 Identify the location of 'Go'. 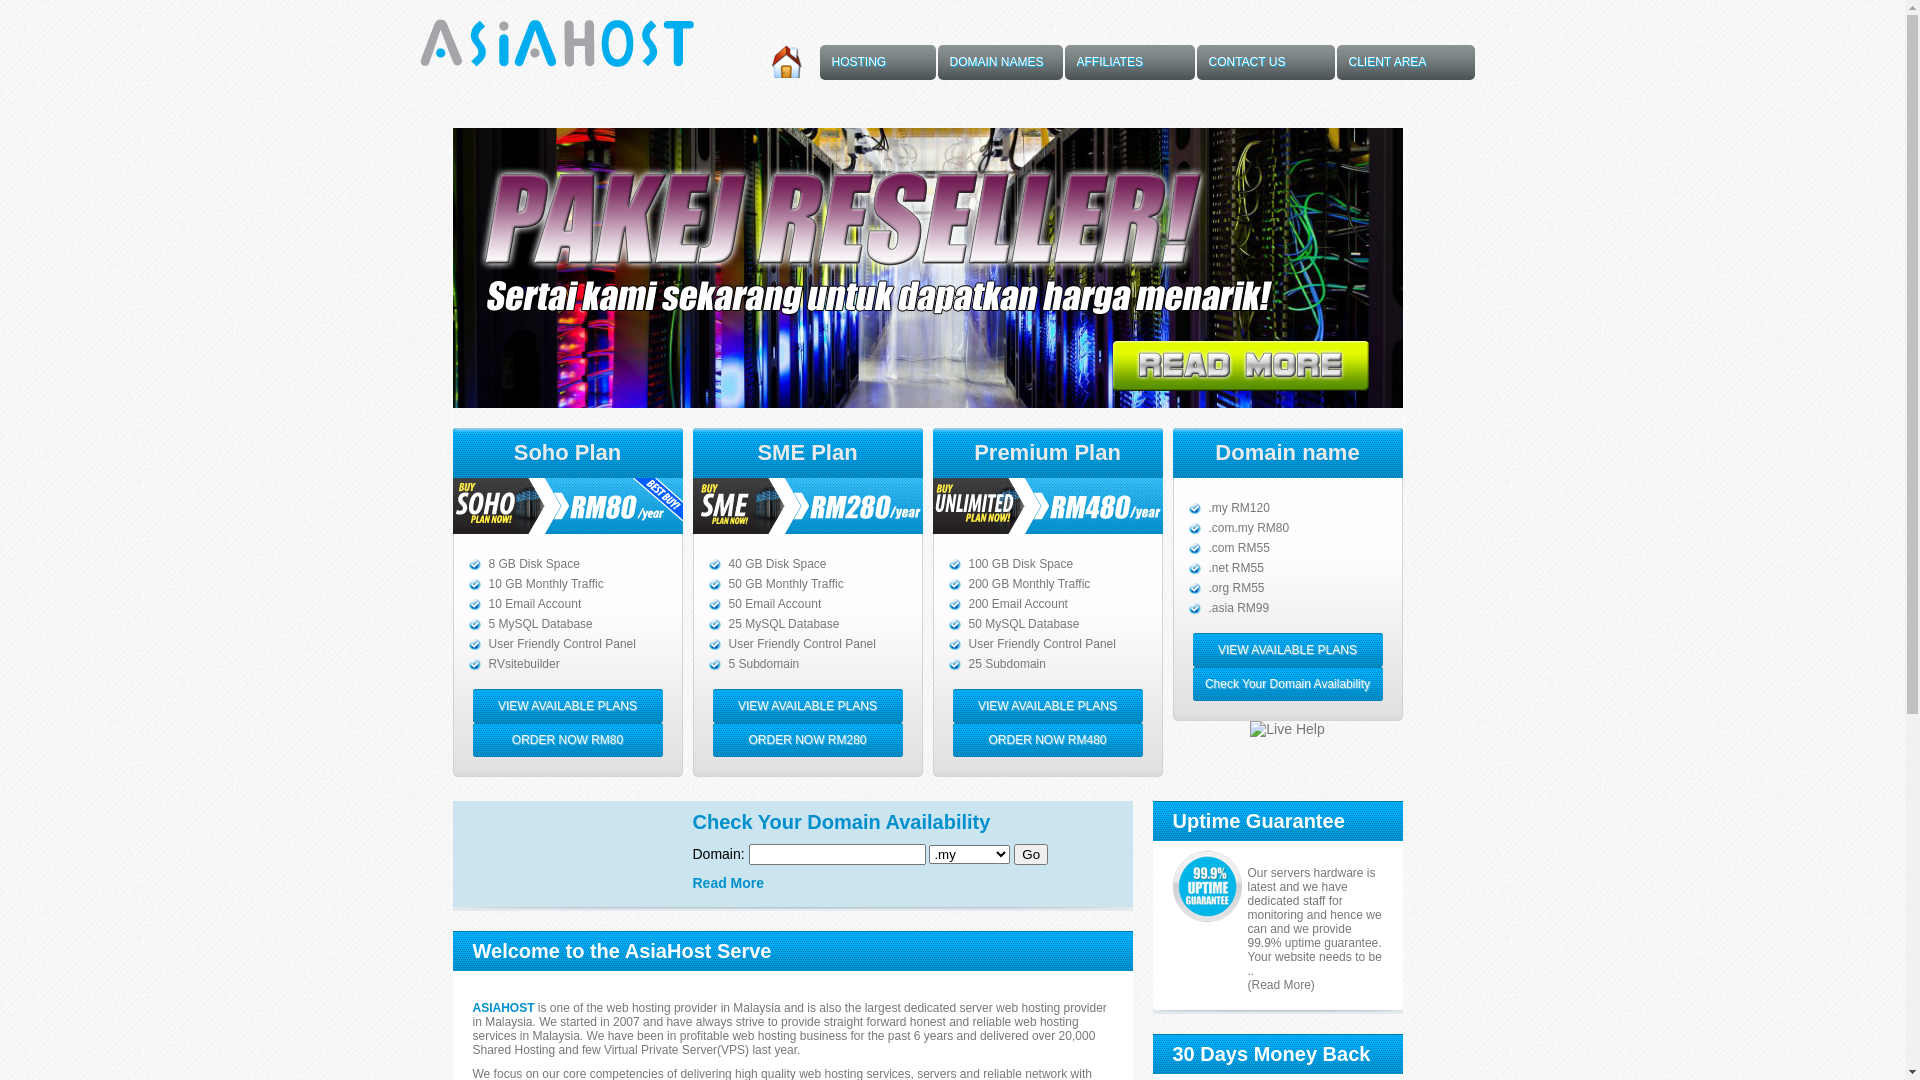
(1013, 854).